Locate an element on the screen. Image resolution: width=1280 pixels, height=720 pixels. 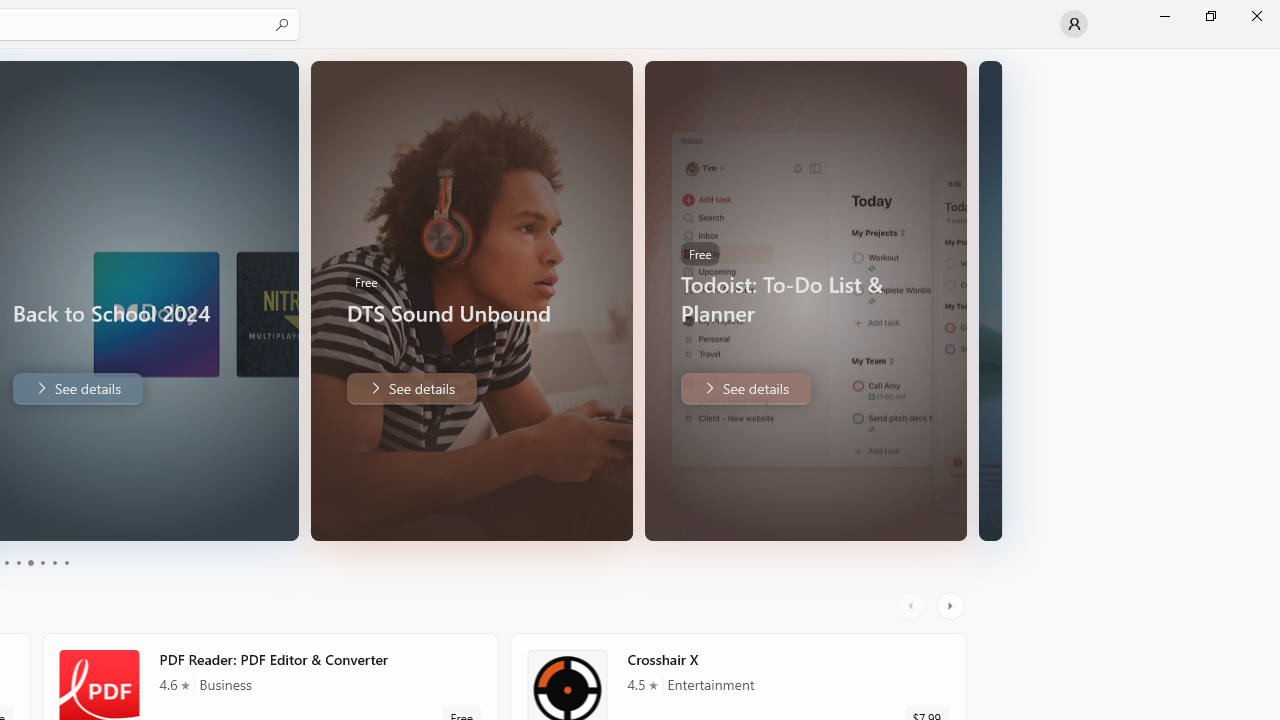
'AutomationID: RightScrollButton' is located at coordinates (951, 605).